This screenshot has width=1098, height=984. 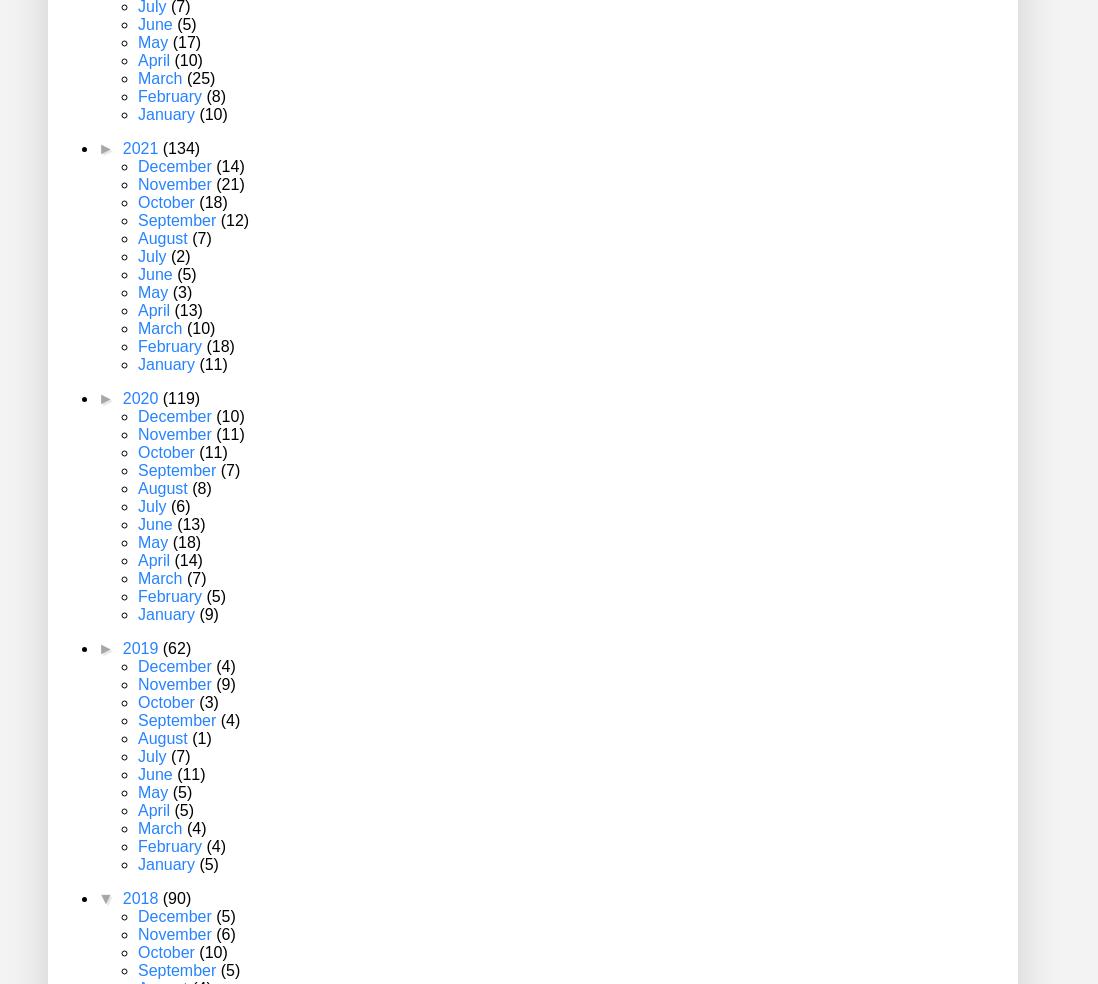 I want to click on '2020', so click(x=141, y=398).